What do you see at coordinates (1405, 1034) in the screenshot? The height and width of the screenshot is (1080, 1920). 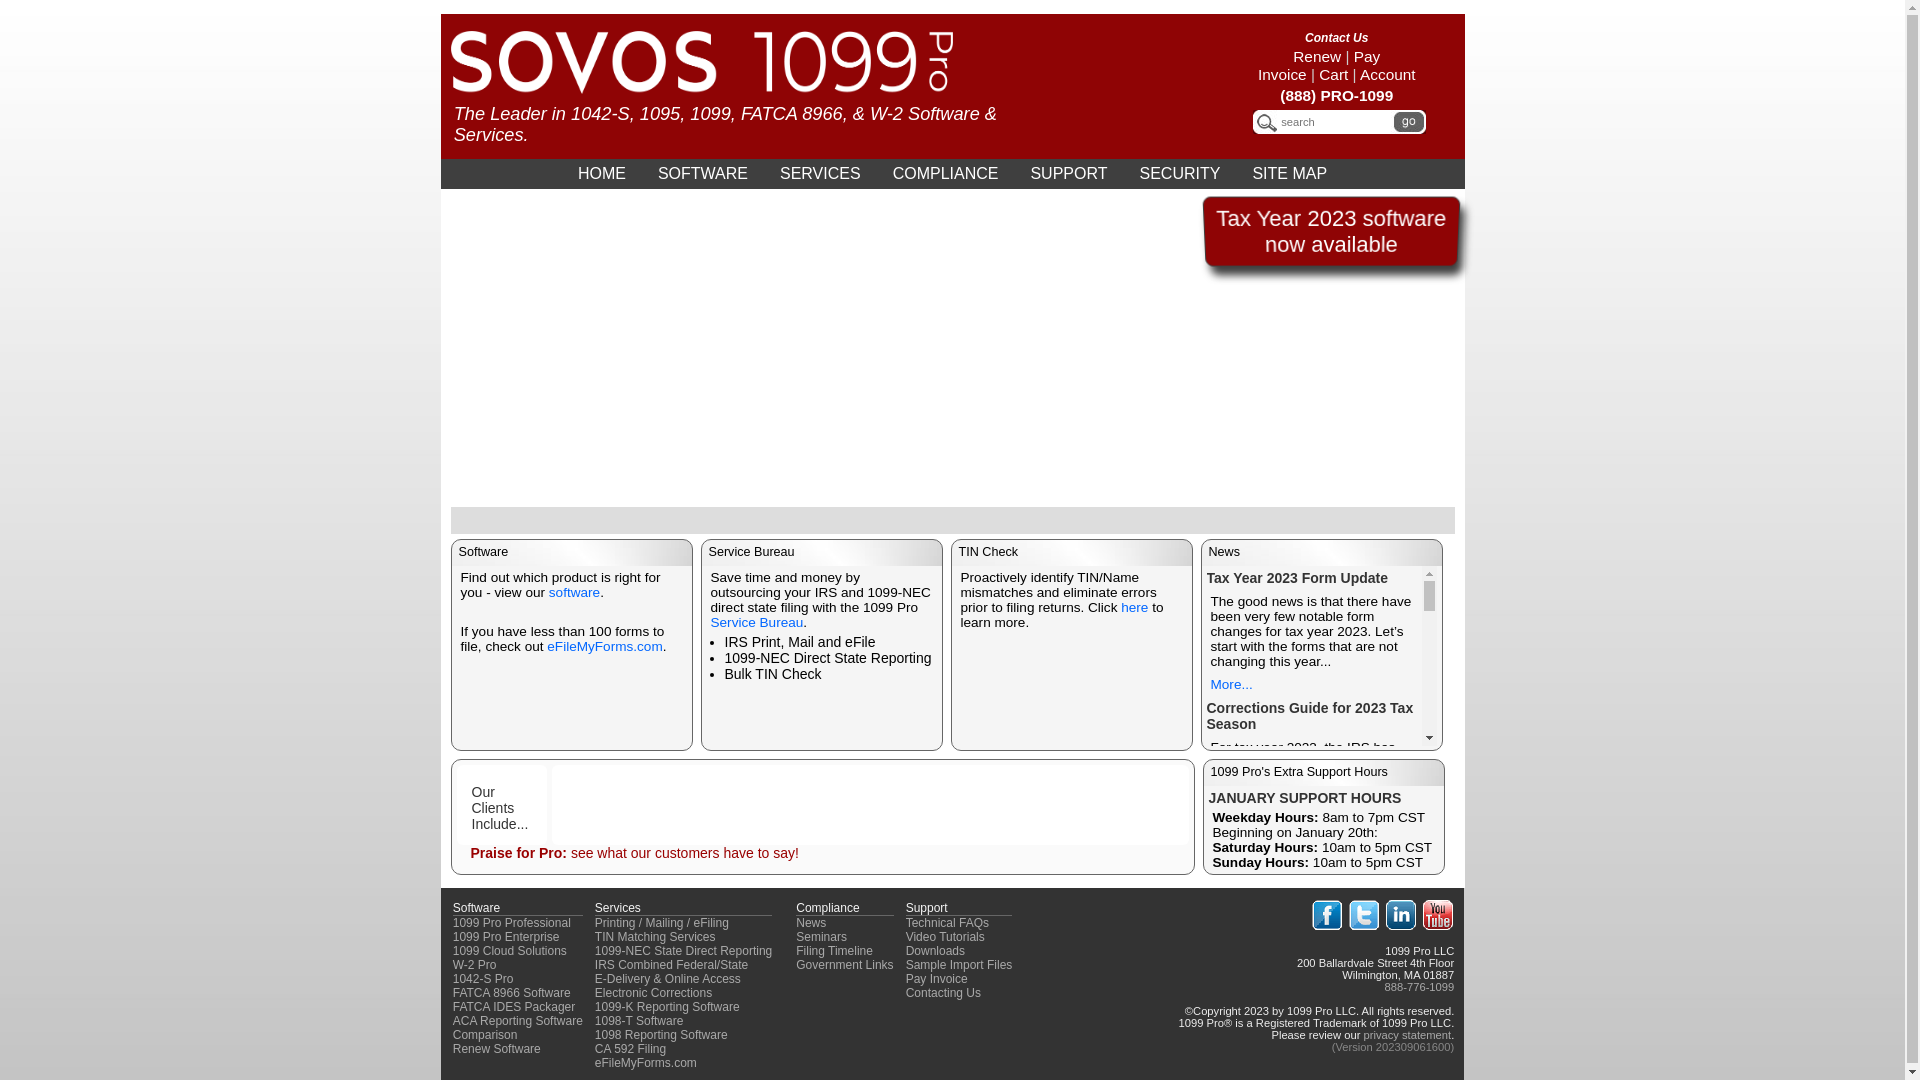 I see `'privacy statement'` at bounding box center [1405, 1034].